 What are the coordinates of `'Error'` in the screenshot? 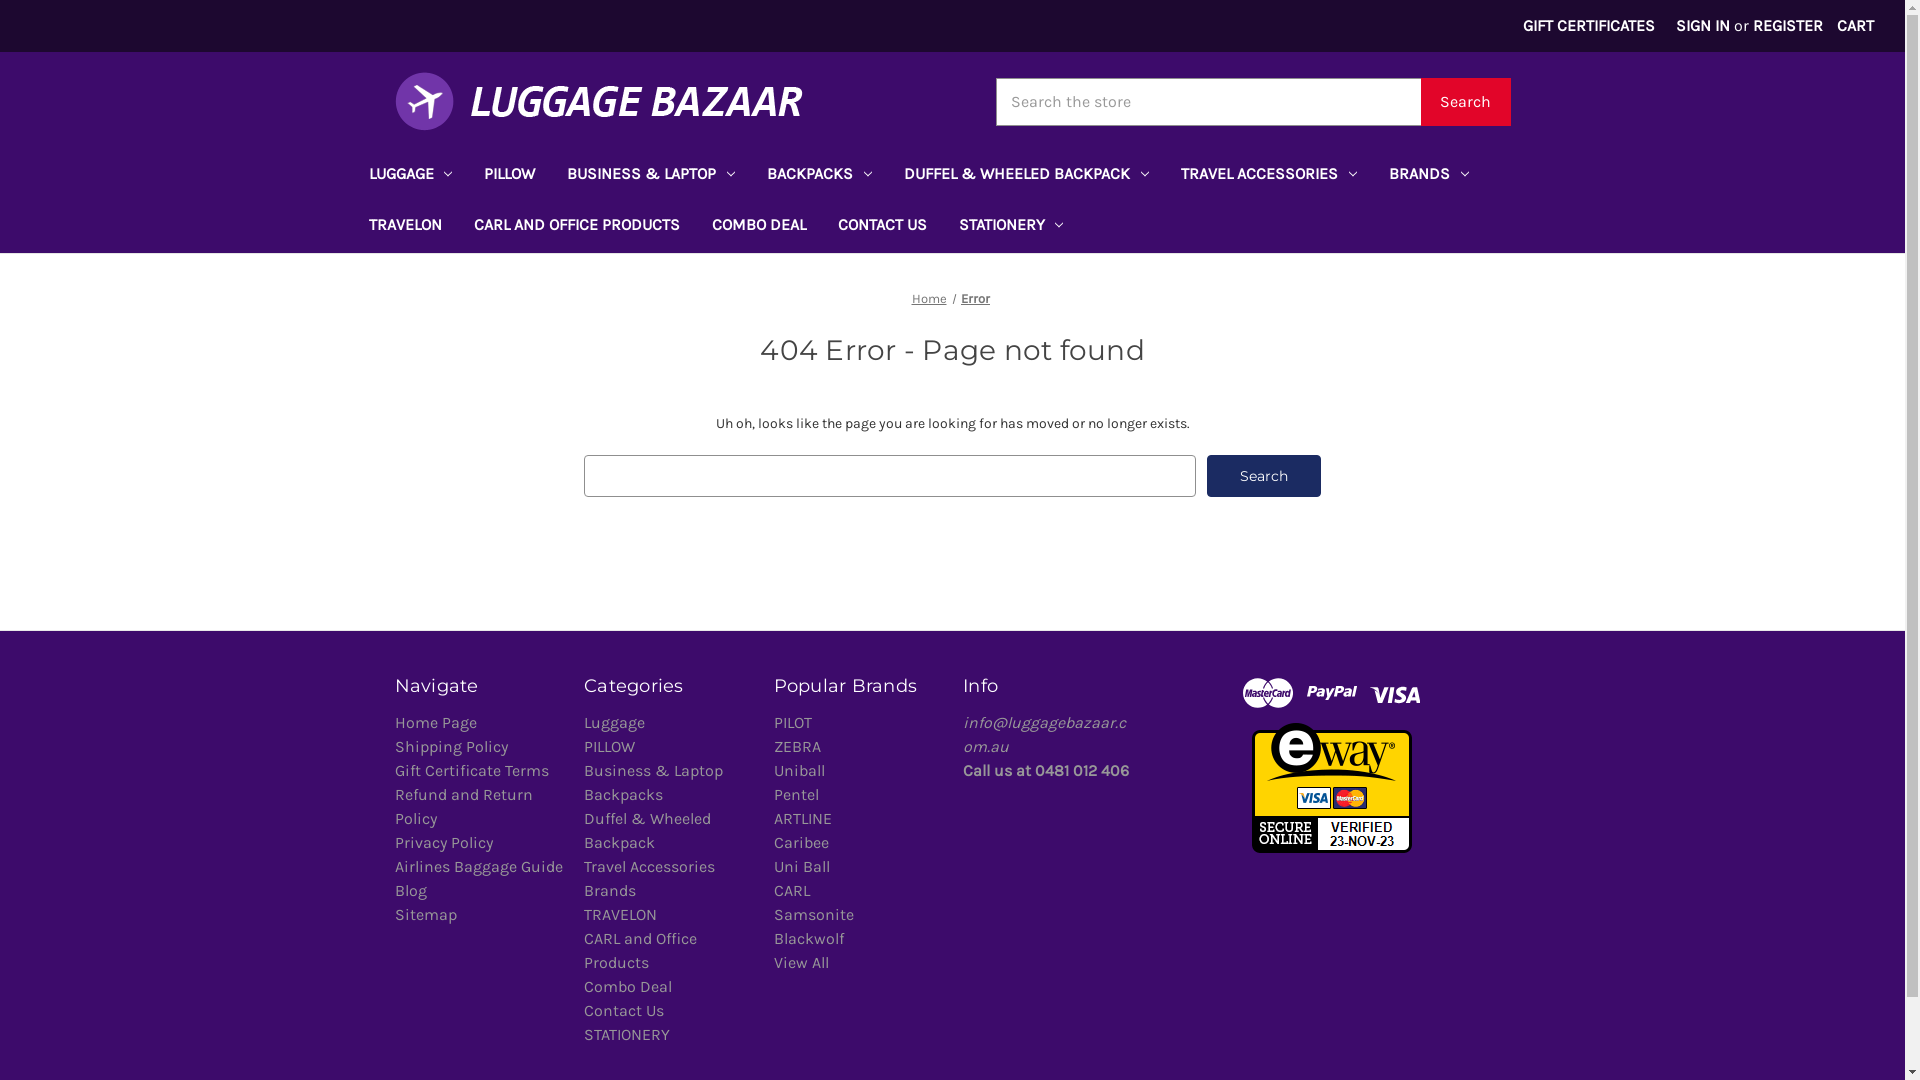 It's located at (975, 298).